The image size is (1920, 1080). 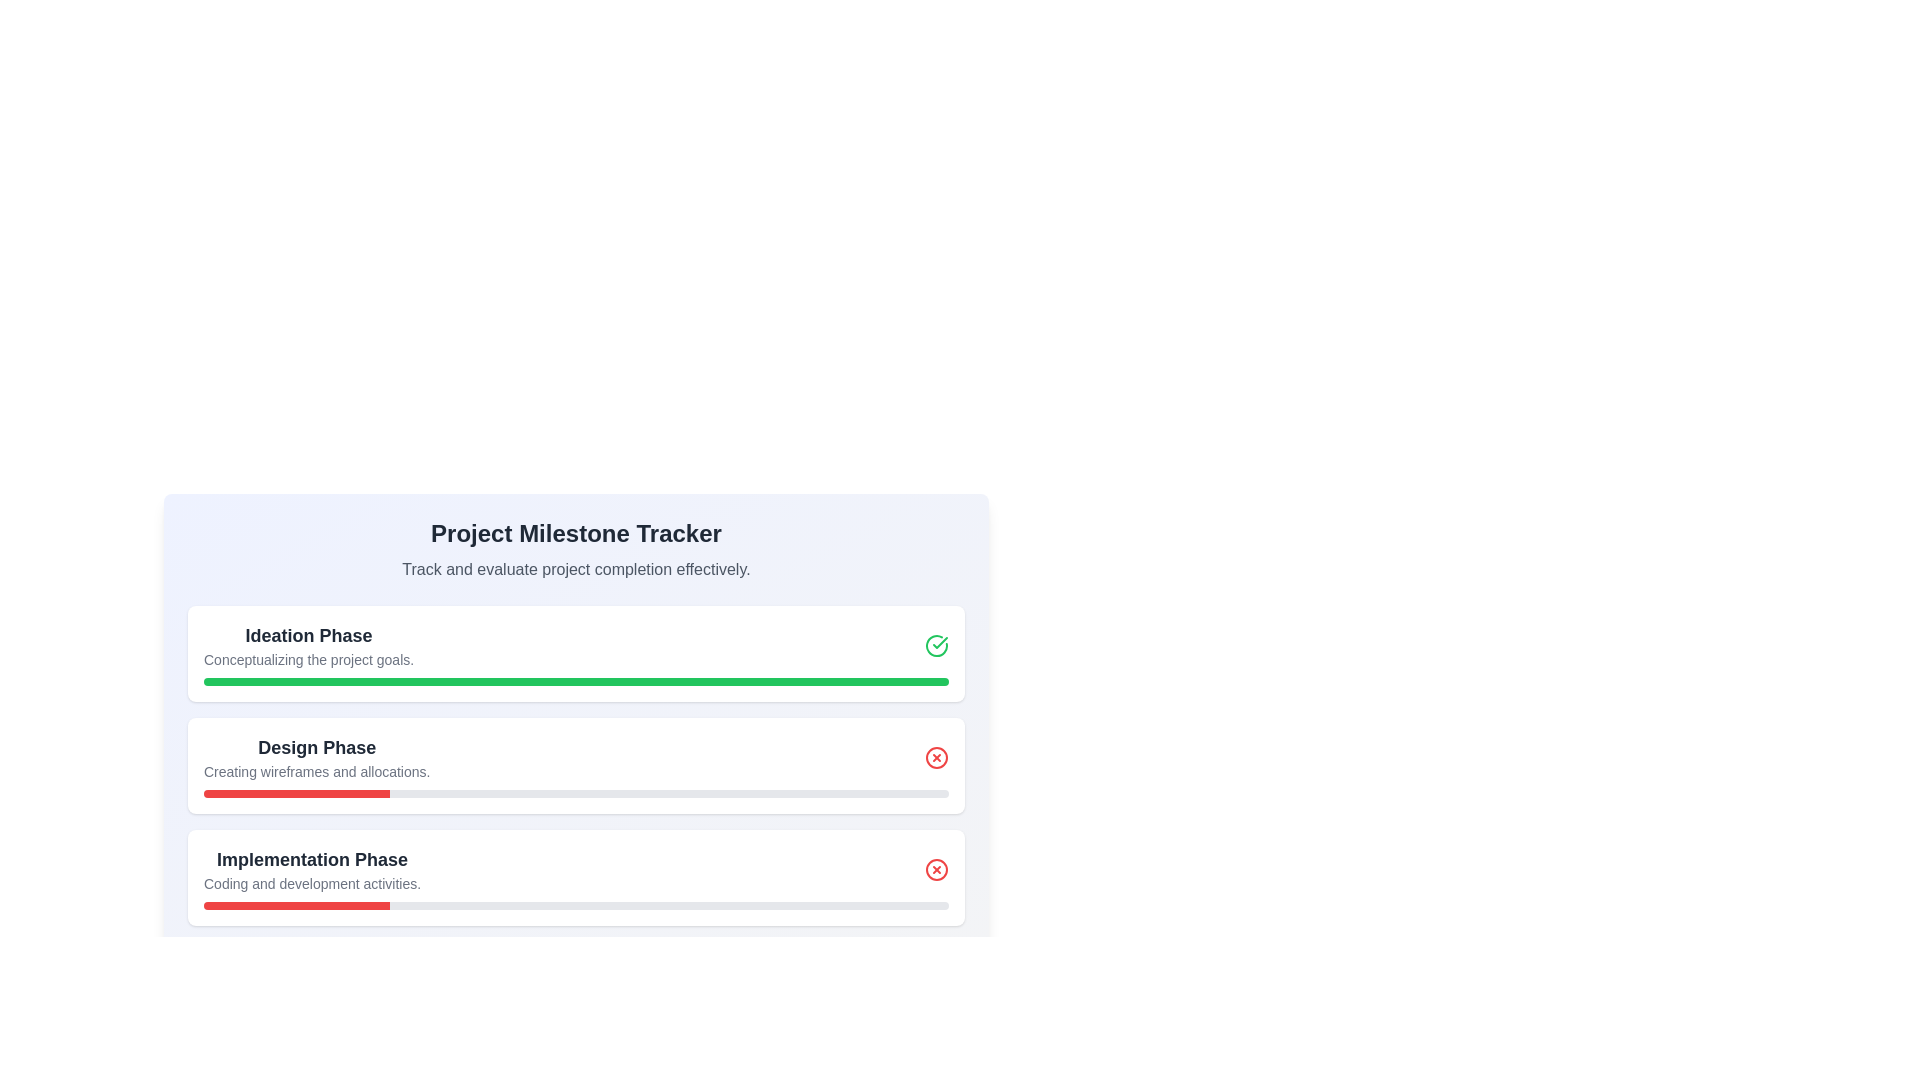 What do you see at coordinates (575, 570) in the screenshot?
I see `the Text label stating 'Track and evaluate project completion effectively,' located directly below the title 'Project Milestone Tracker.'` at bounding box center [575, 570].